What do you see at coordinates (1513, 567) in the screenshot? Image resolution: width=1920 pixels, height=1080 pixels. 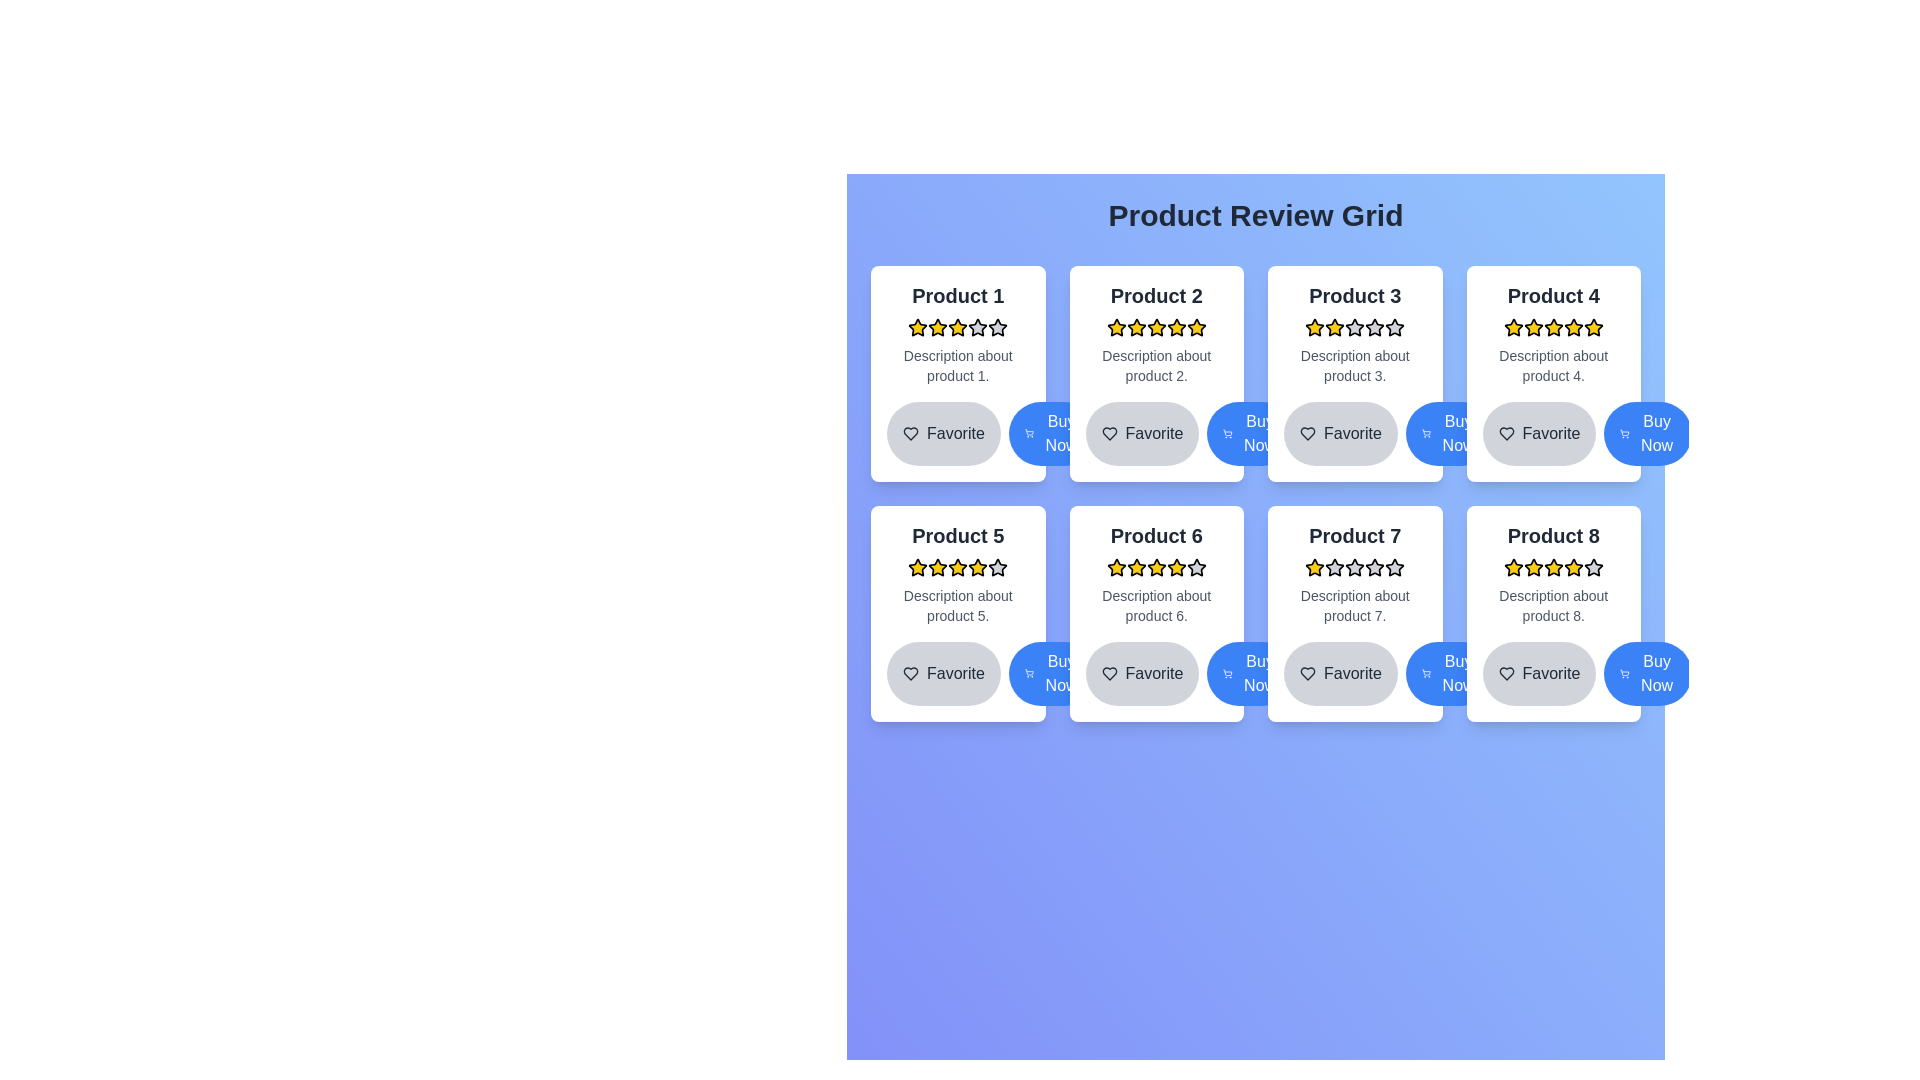 I see `the second star icon in the rating bar for Product 8, which is styled as a yellow star with a stroke outline, to interact with it` at bounding box center [1513, 567].